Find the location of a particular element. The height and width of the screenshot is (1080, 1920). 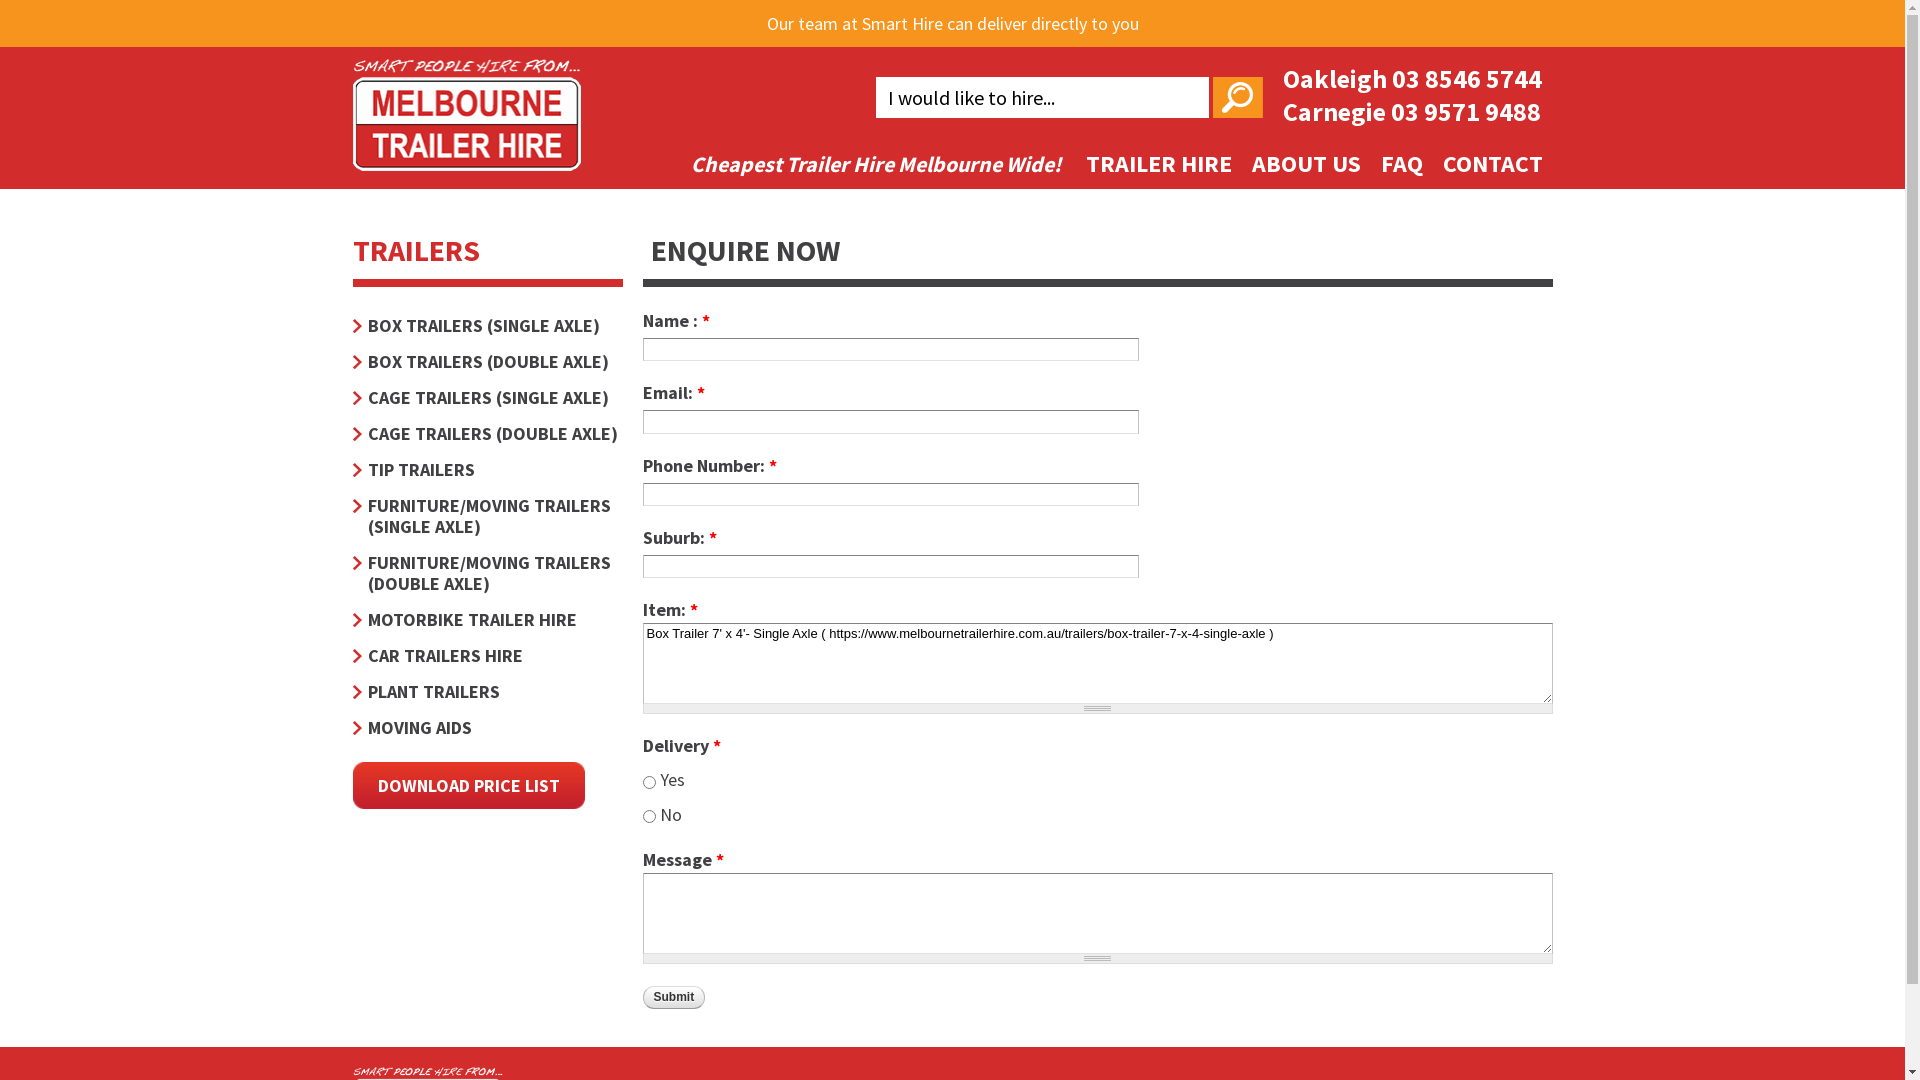

'Skip to main content' is located at coordinates (858, 2).